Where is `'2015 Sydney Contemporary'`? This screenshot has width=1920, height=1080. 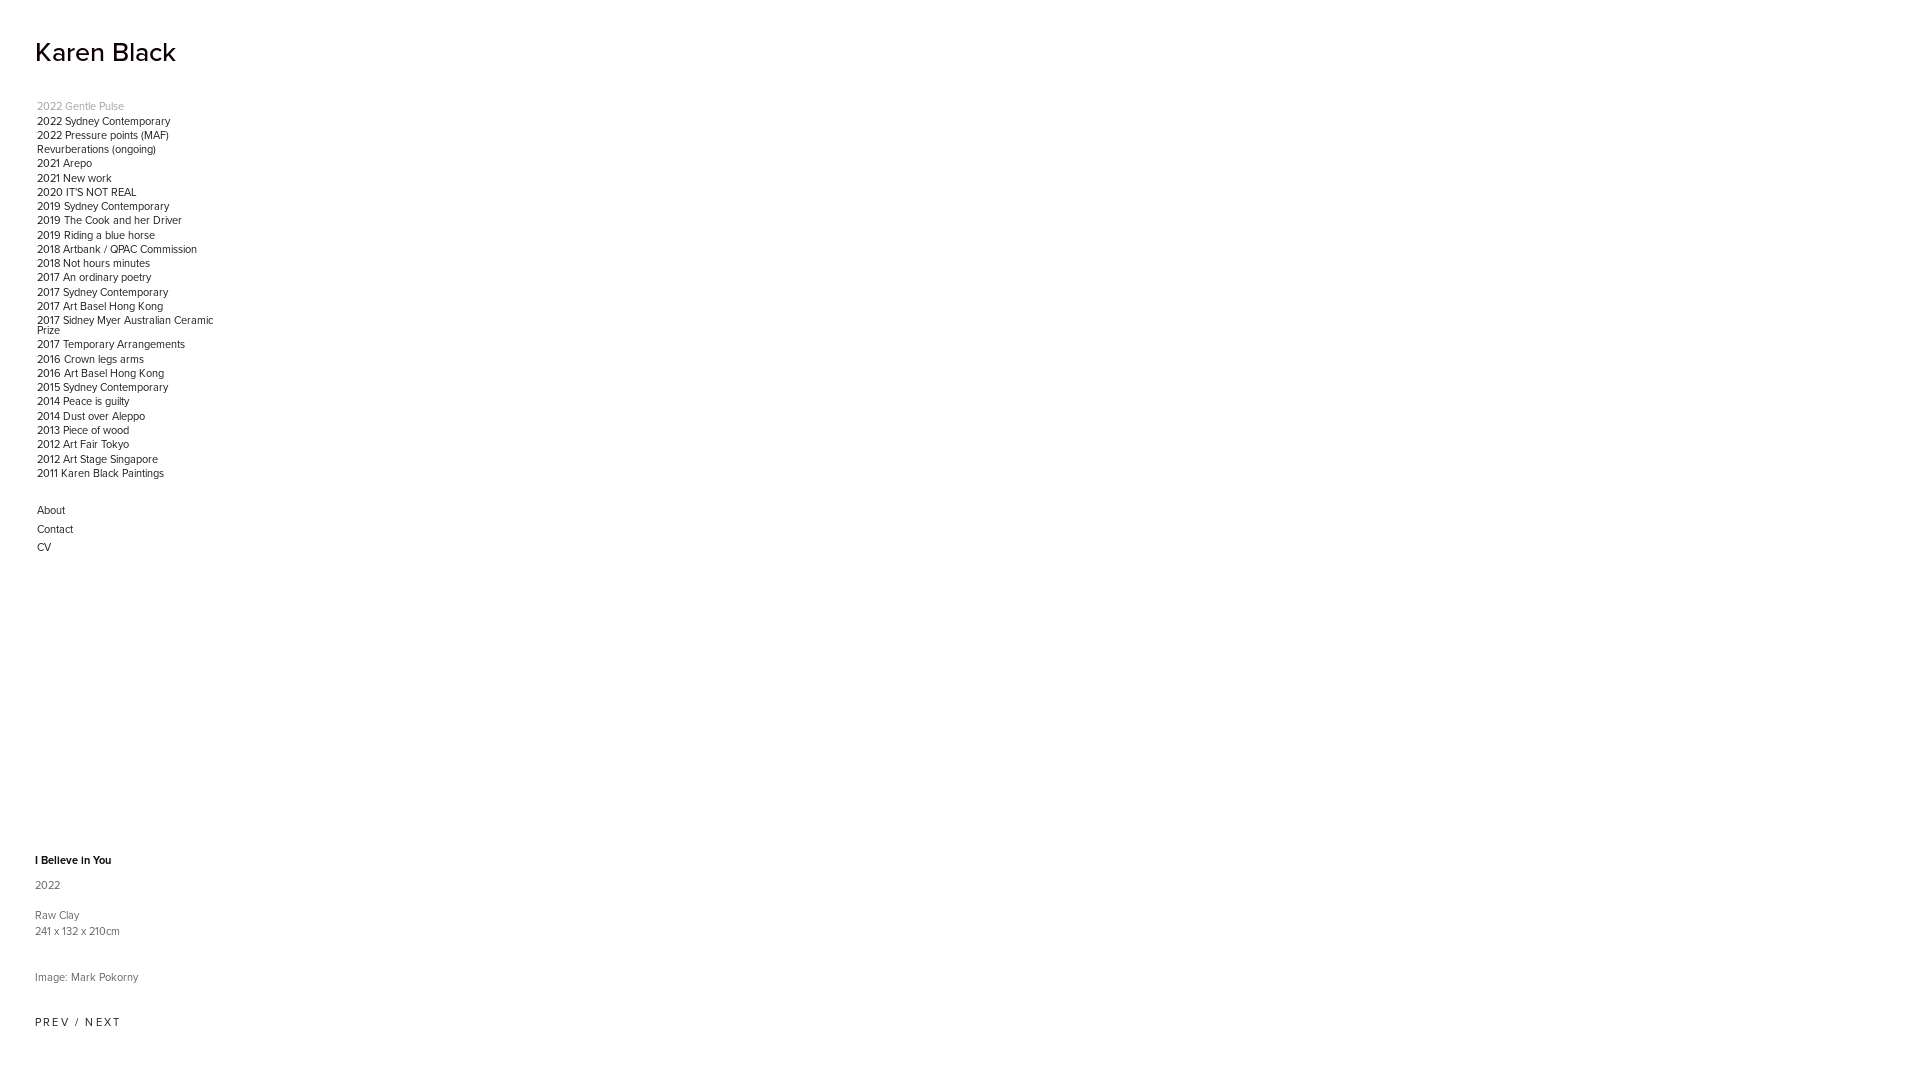
'2015 Sydney Contemporary' is located at coordinates (128, 388).